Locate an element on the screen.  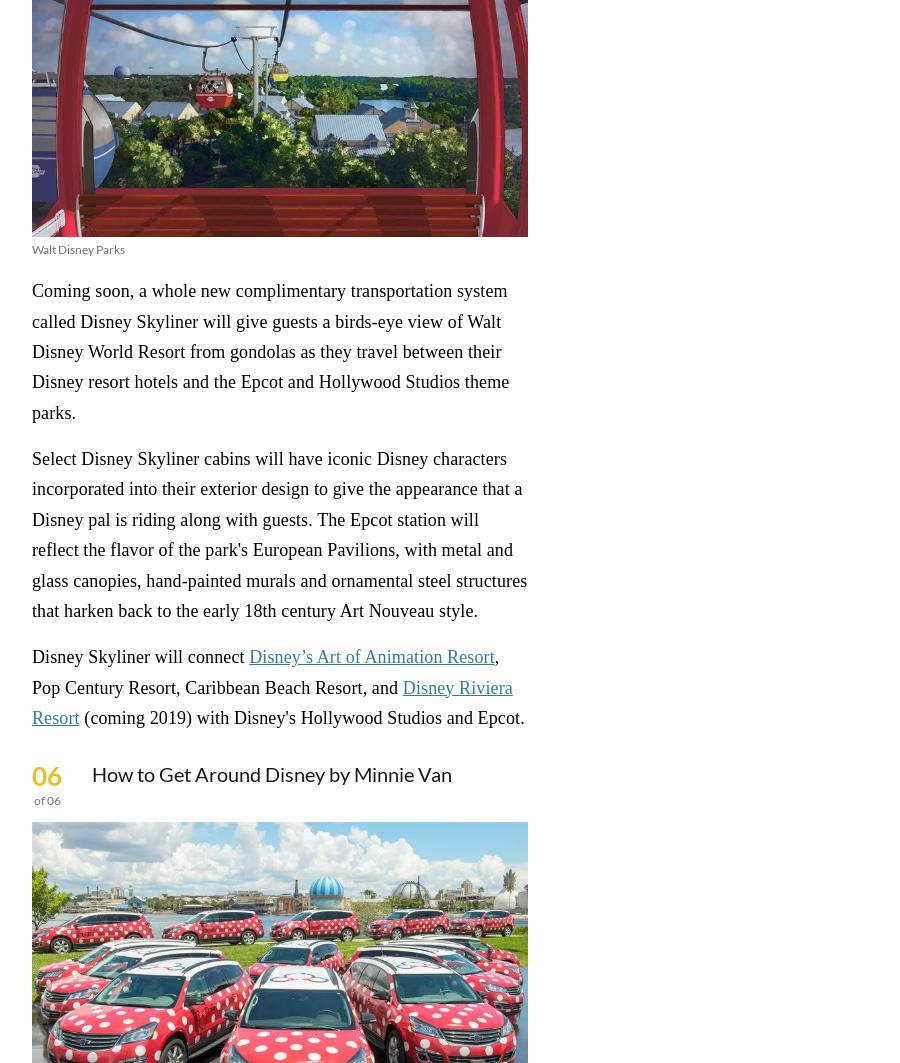
'Disney’s Art of Animation Resort' is located at coordinates (371, 656).